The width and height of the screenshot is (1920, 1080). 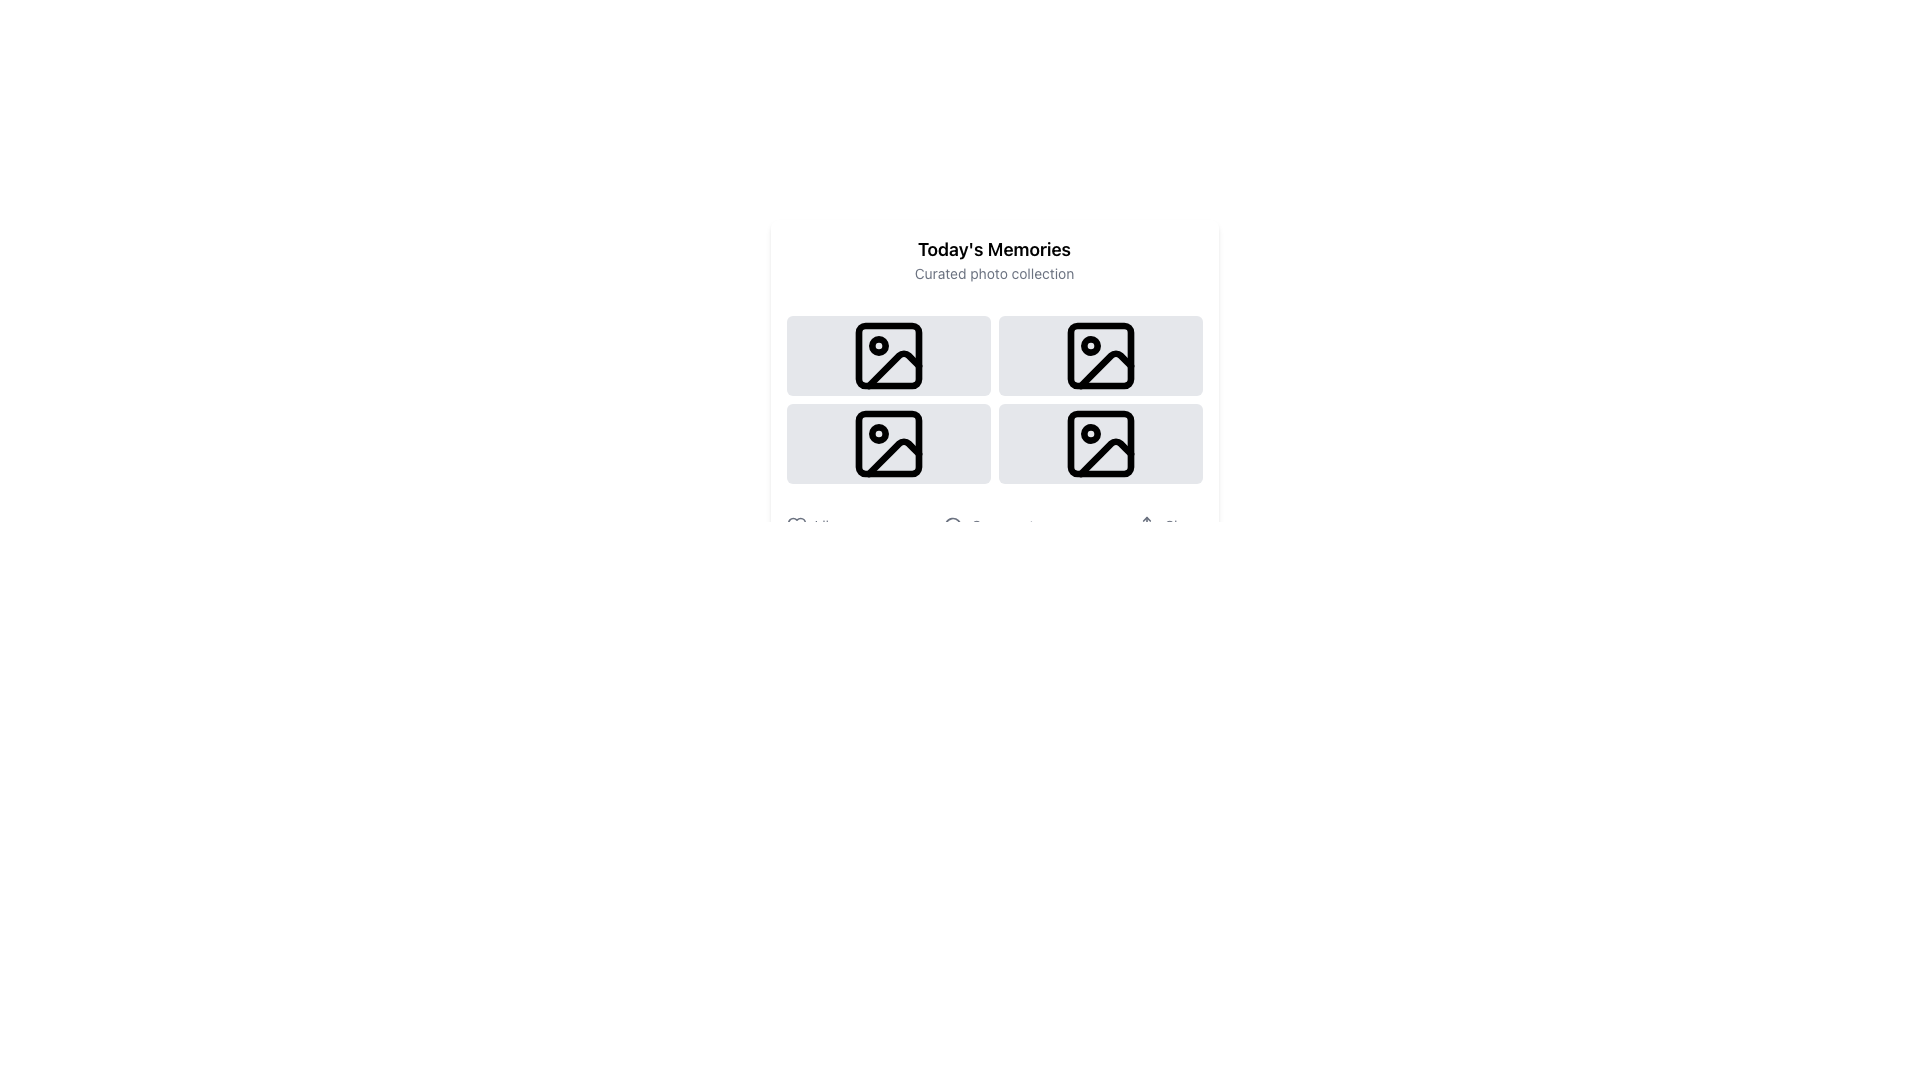 I want to click on the small heart-shaped icon outlined with a thin stroke, located to the left of the 'Like' text label, so click(x=795, y=524).